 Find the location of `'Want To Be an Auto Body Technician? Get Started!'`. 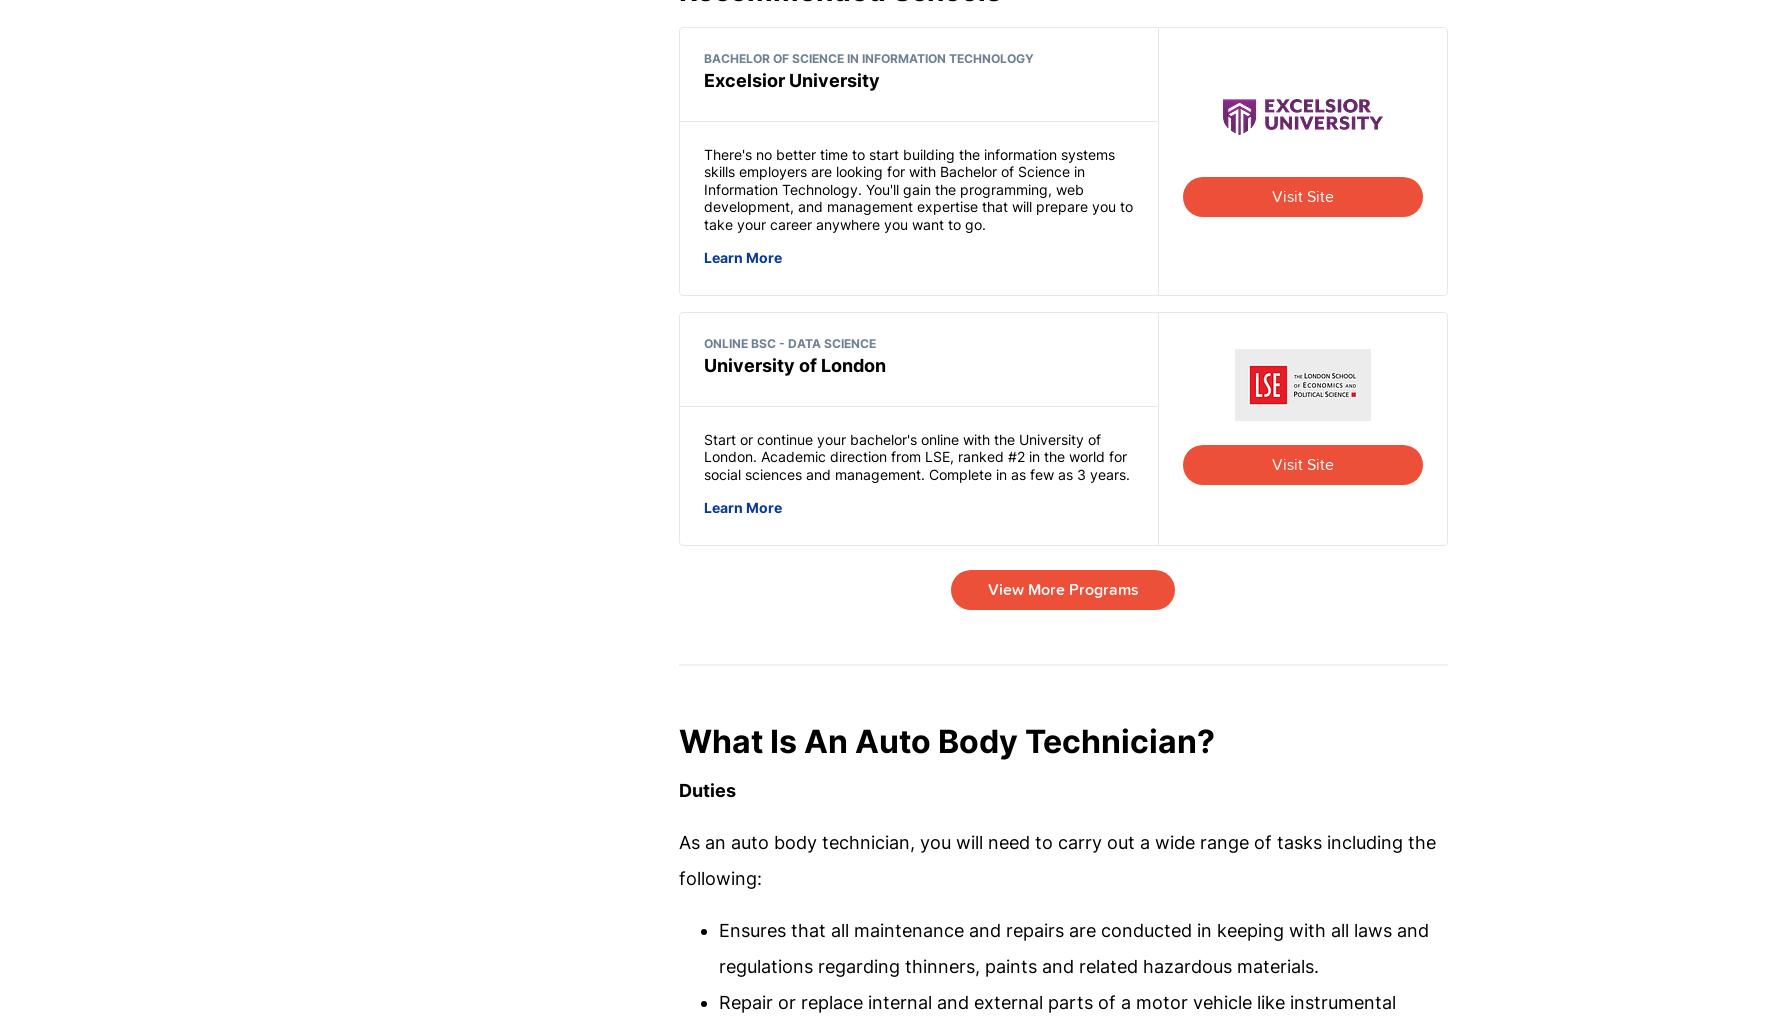

'Want To Be an Auto Body Technician? Get Started!' is located at coordinates (560, 349).